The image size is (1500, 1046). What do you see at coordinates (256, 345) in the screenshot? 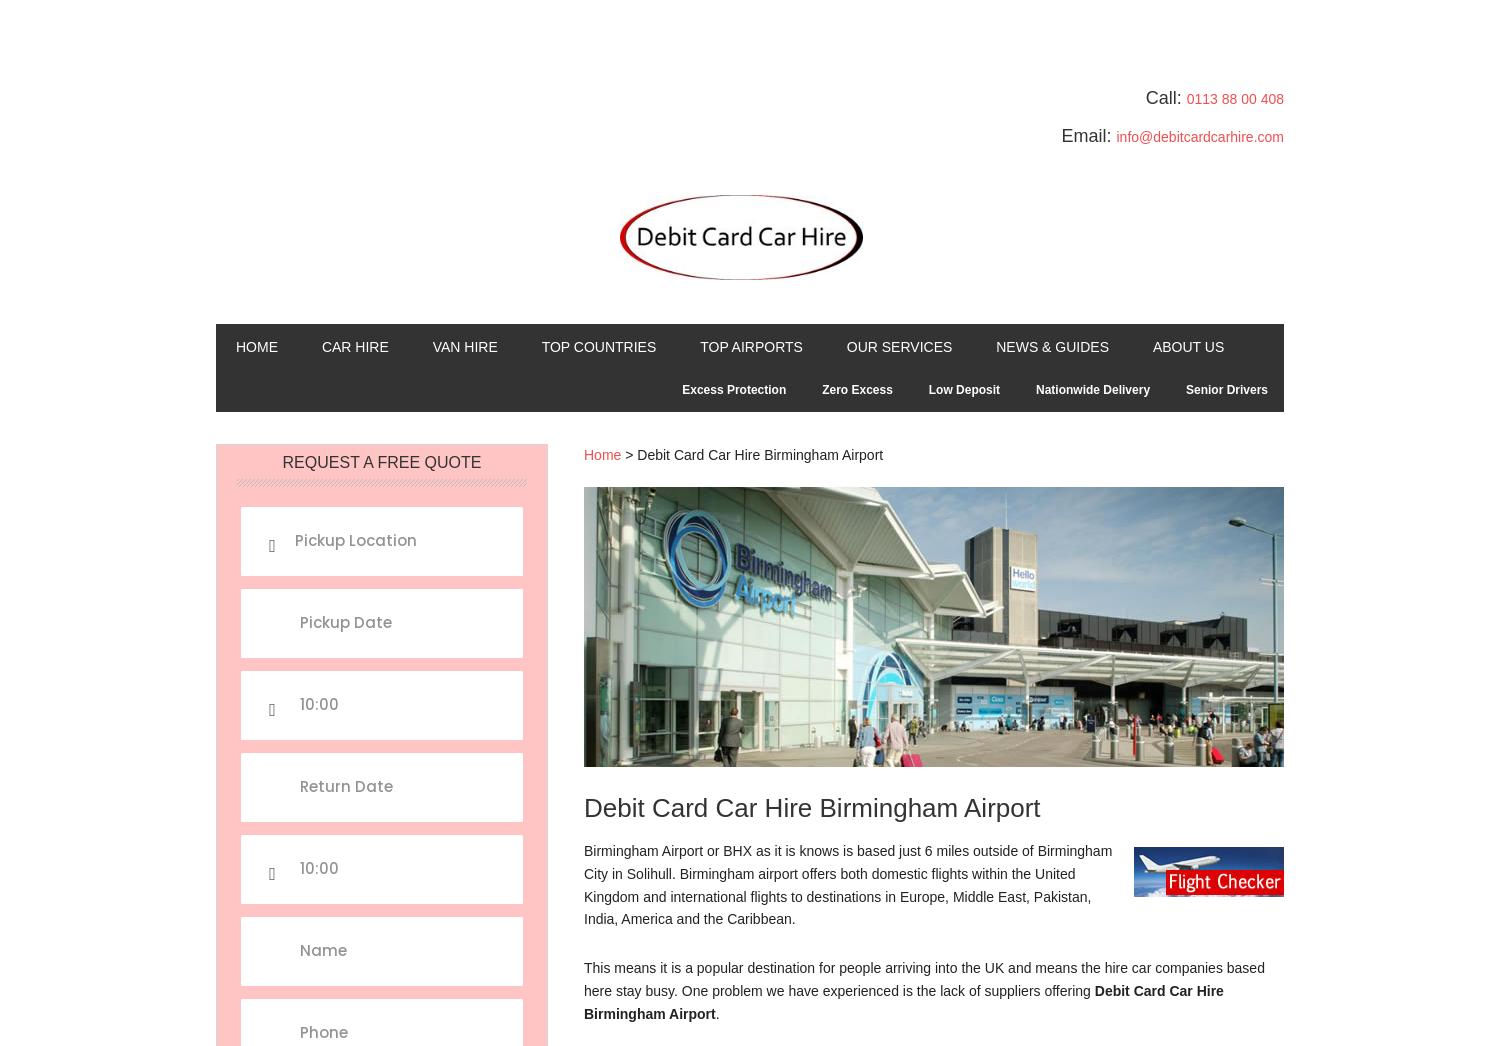
I see `'Home'` at bounding box center [256, 345].